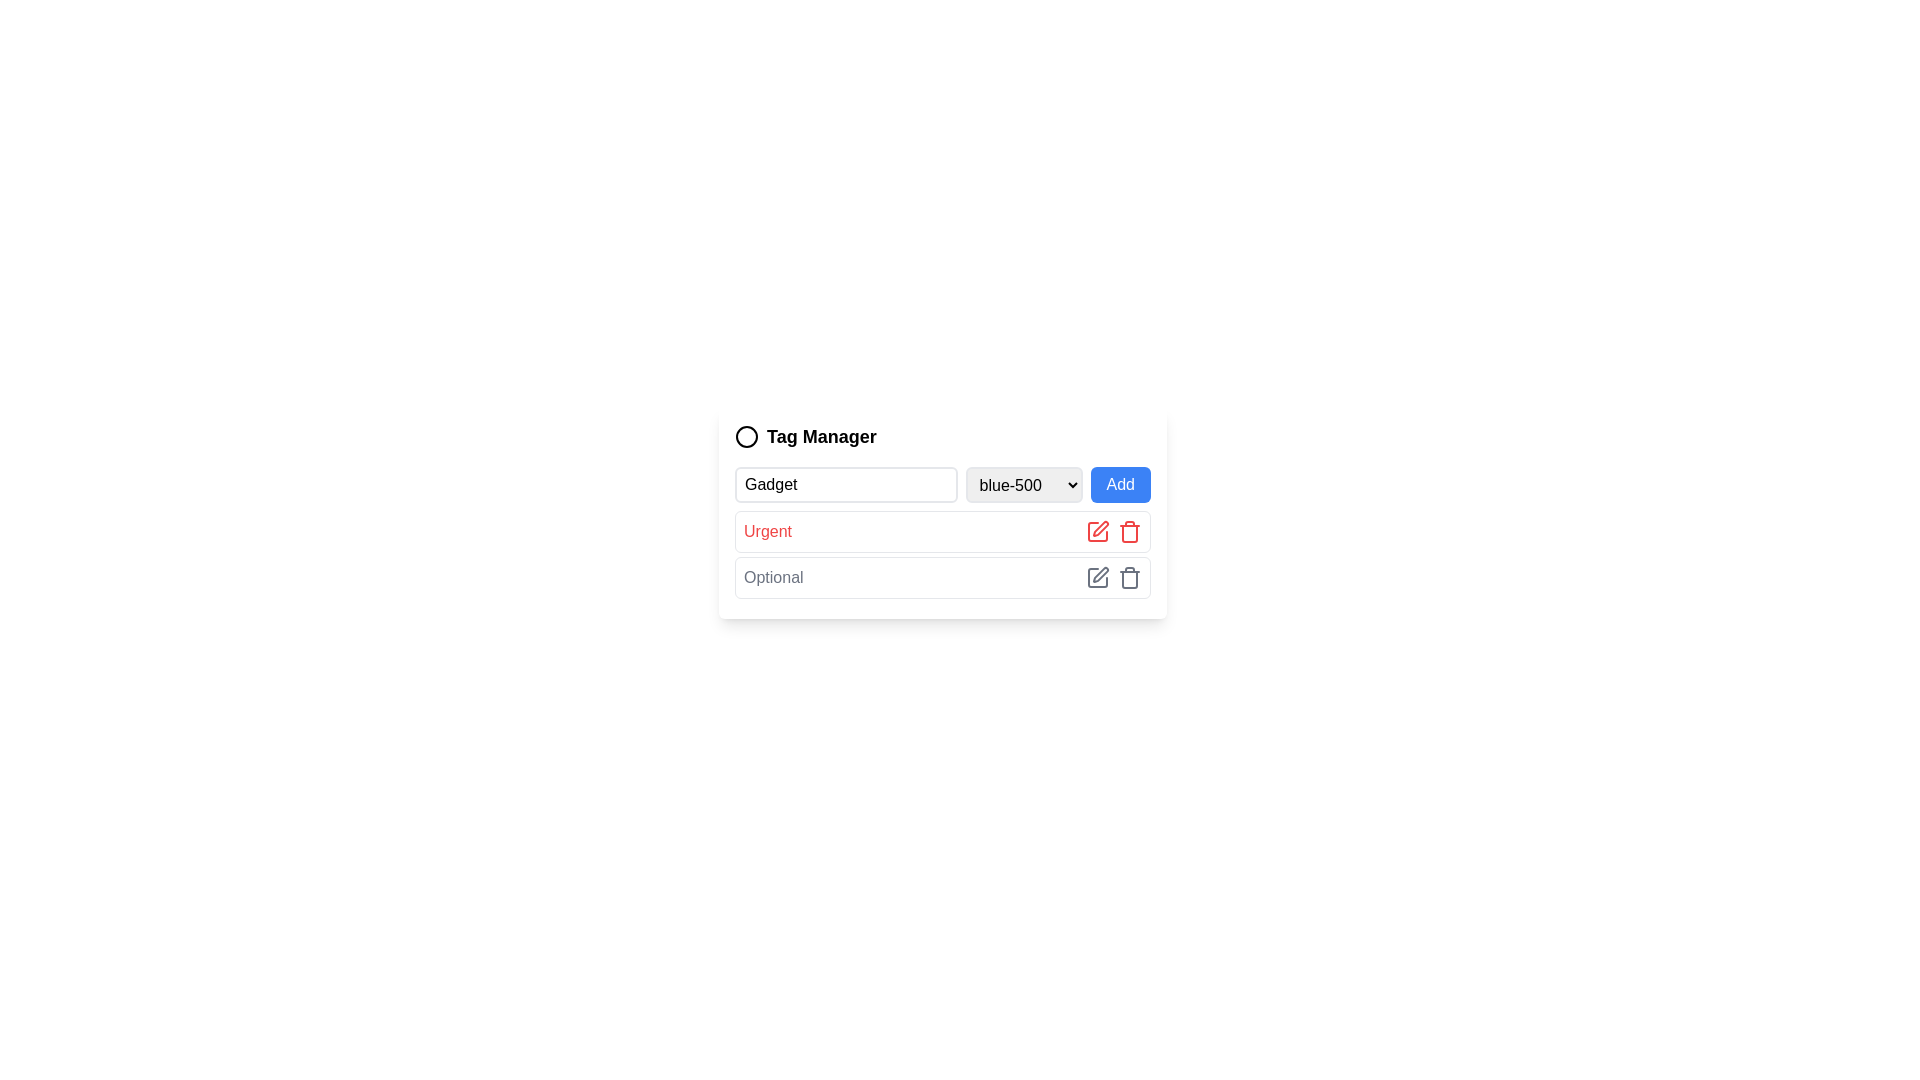 This screenshot has height=1080, width=1920. Describe the element at coordinates (1120, 485) in the screenshot. I see `the button` at that location.